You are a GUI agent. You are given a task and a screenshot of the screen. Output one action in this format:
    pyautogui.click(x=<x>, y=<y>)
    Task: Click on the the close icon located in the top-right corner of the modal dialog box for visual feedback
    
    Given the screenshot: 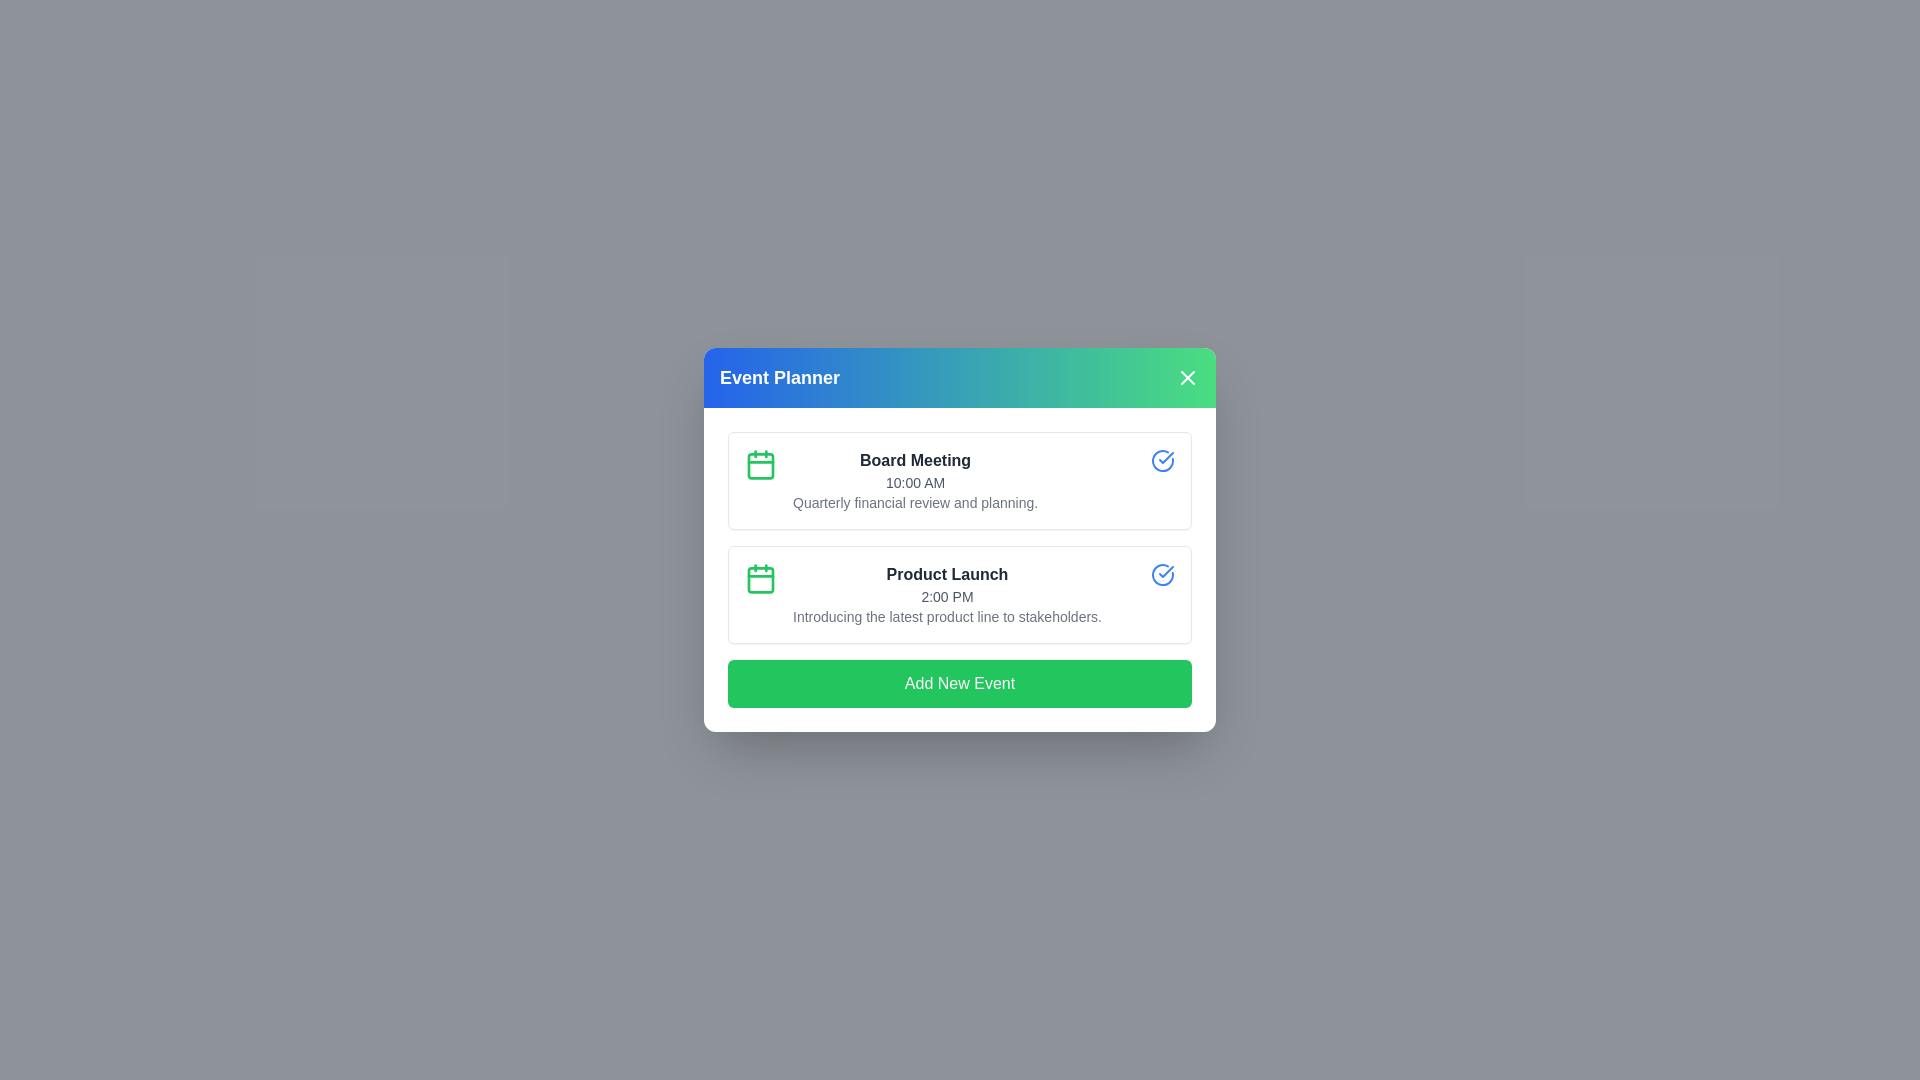 What is the action you would take?
    pyautogui.click(x=1188, y=378)
    